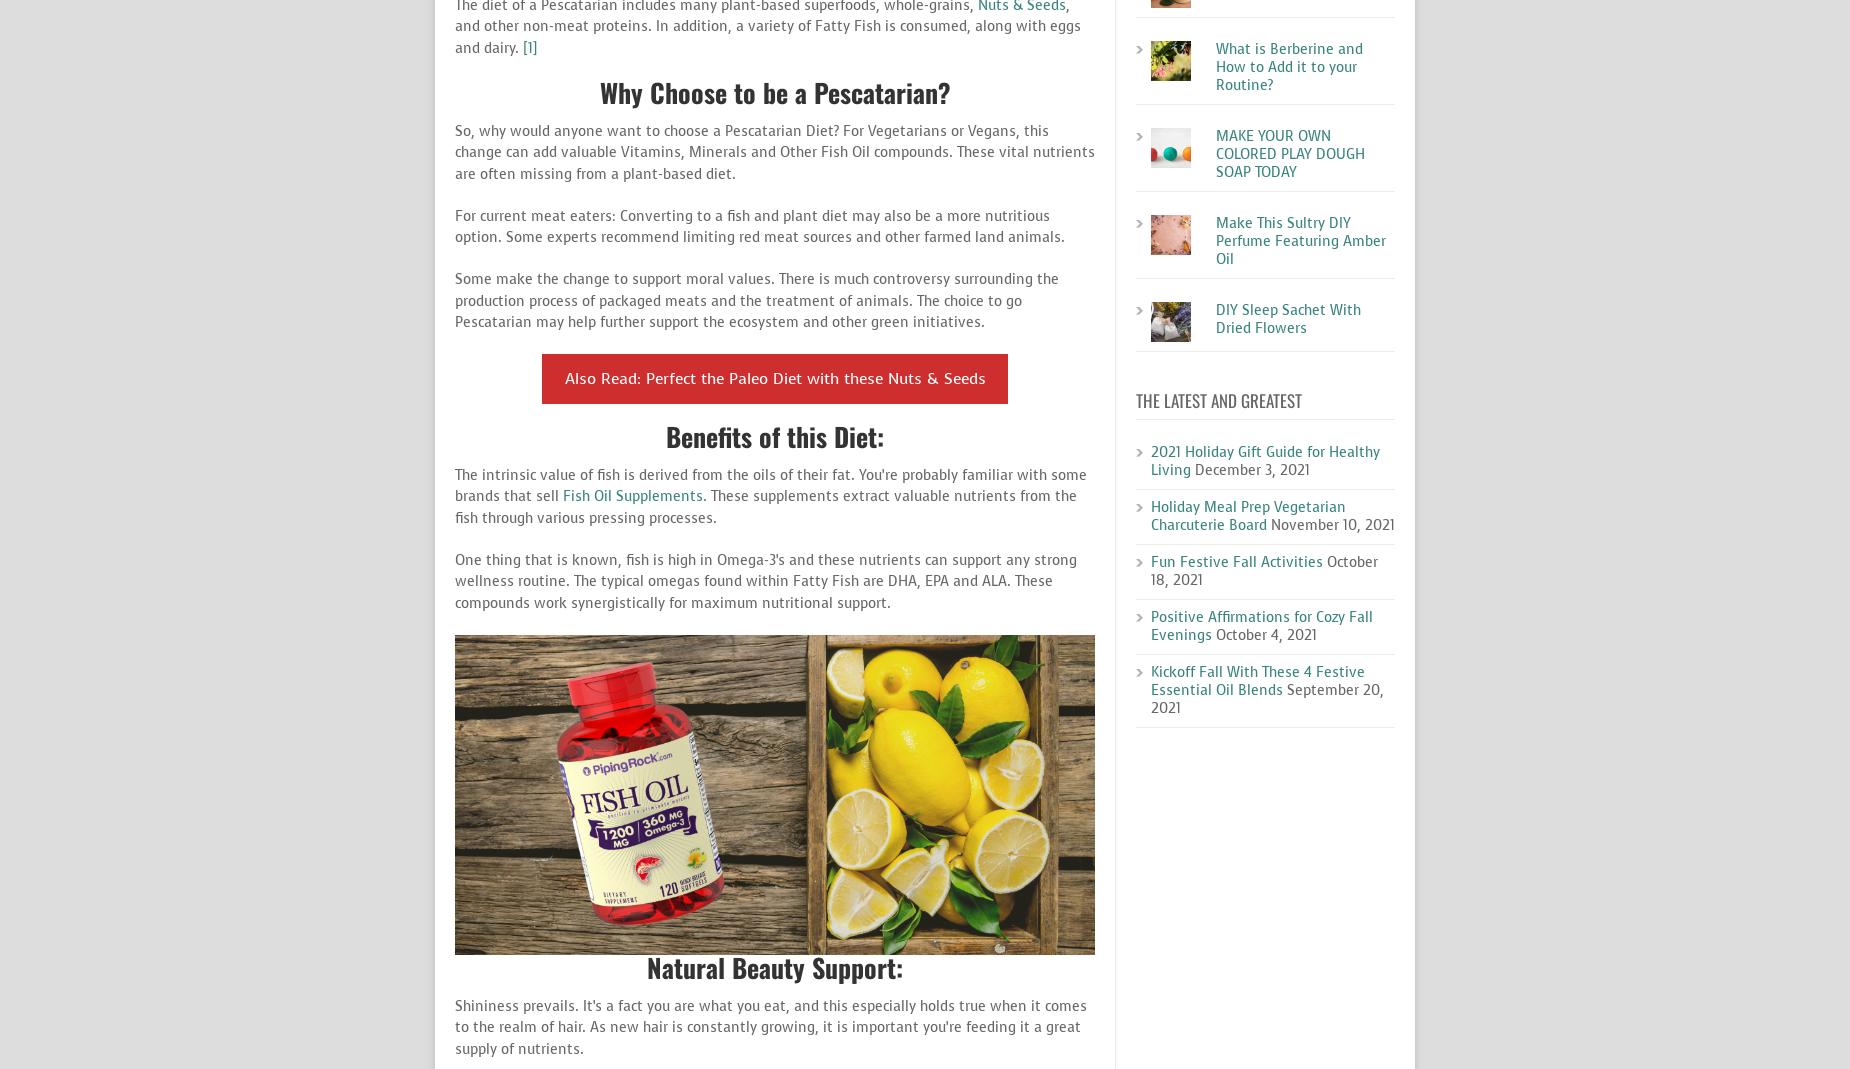 The image size is (1850, 1069). What do you see at coordinates (774, 377) in the screenshot?
I see `'Also Read: Perfect the Paleo Diet with these Nuts & Seeds'` at bounding box center [774, 377].